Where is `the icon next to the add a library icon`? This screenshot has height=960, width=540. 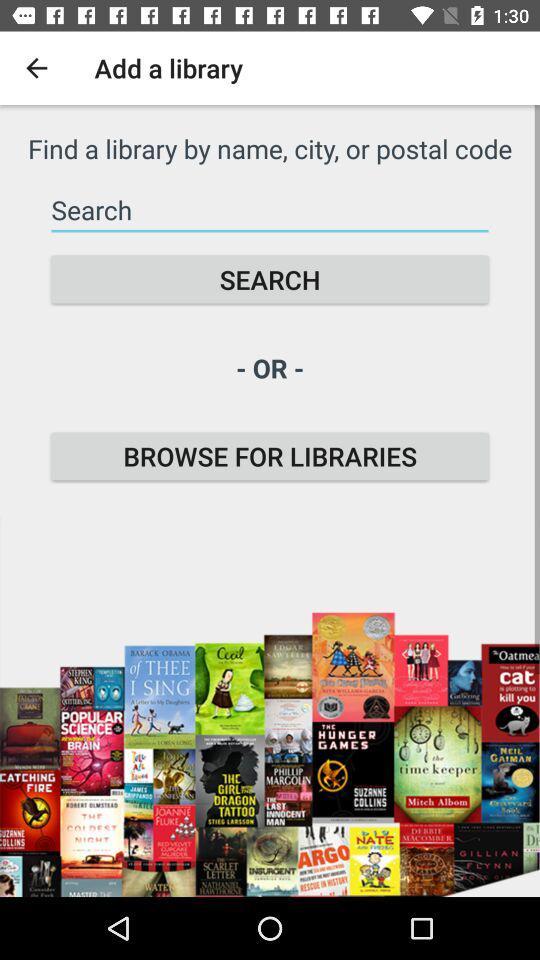
the icon next to the add a library icon is located at coordinates (36, 68).